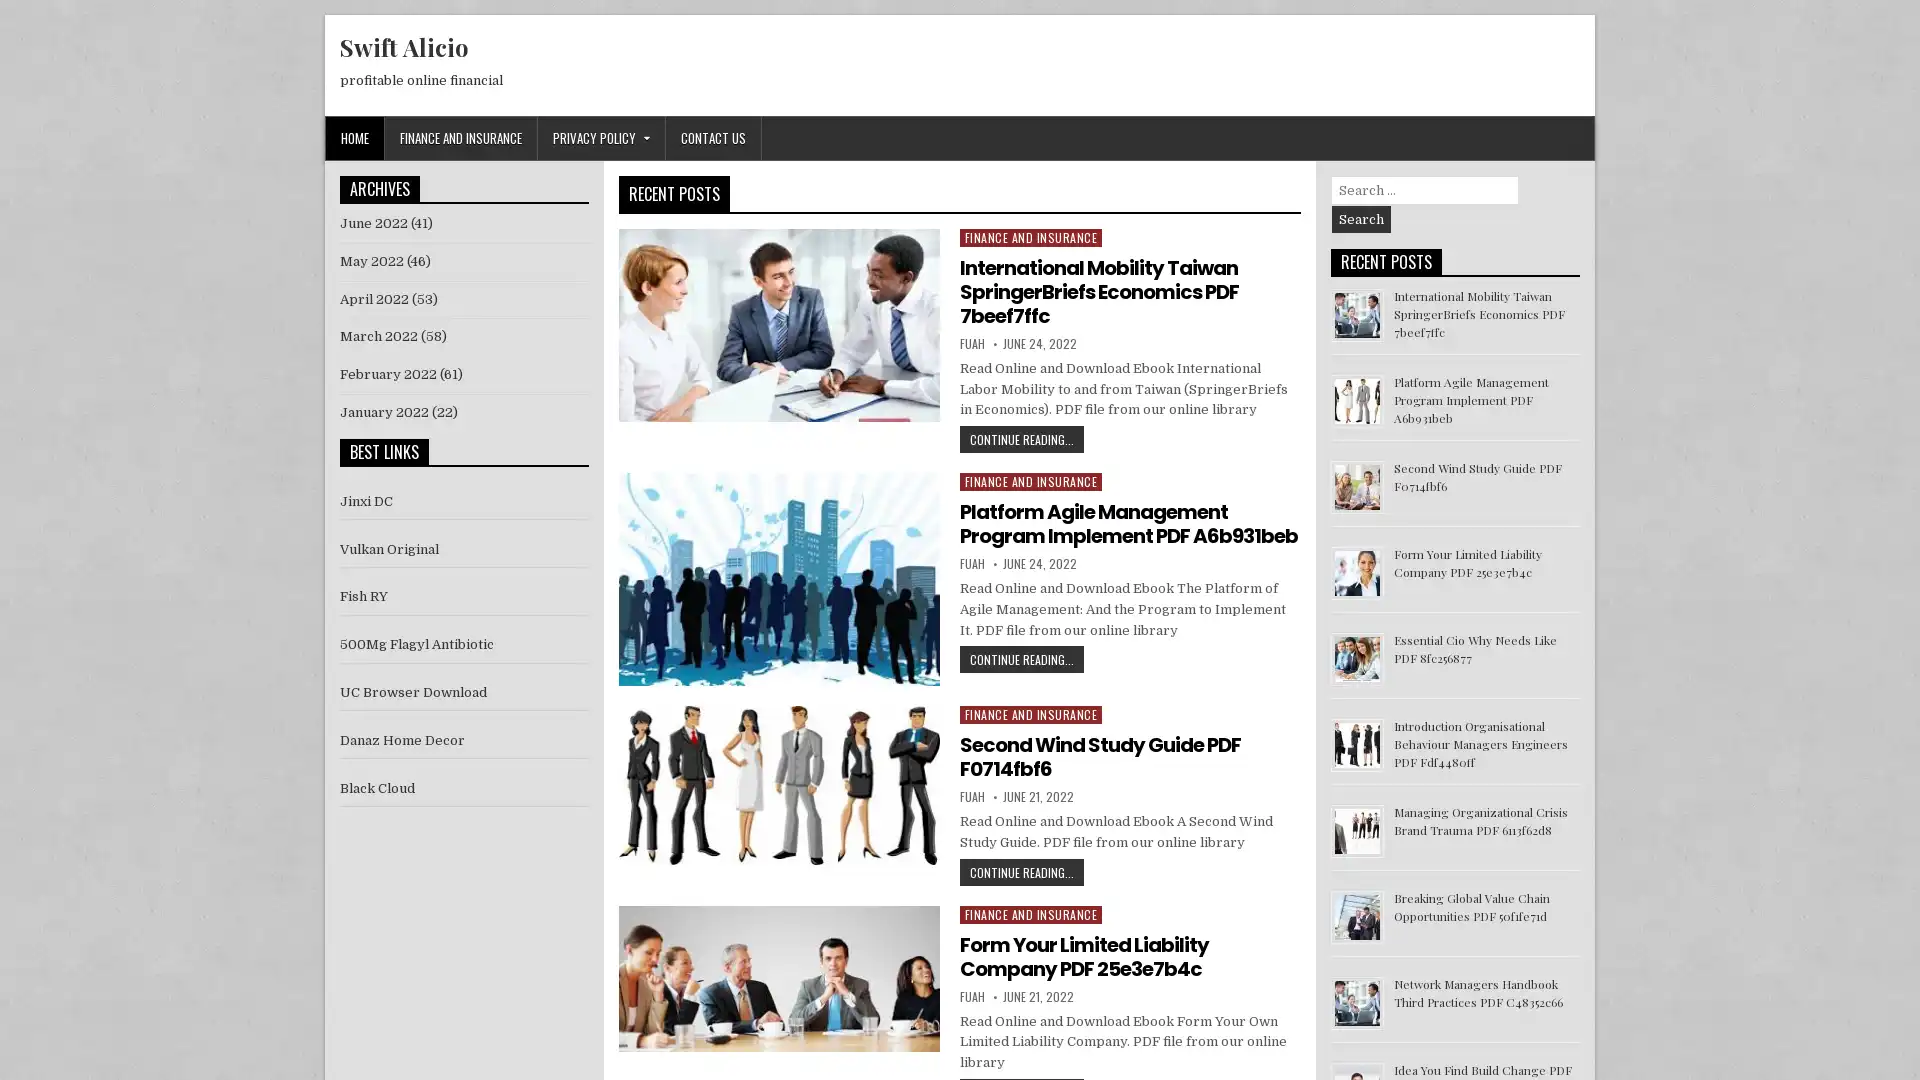  I want to click on Search, so click(1360, 219).